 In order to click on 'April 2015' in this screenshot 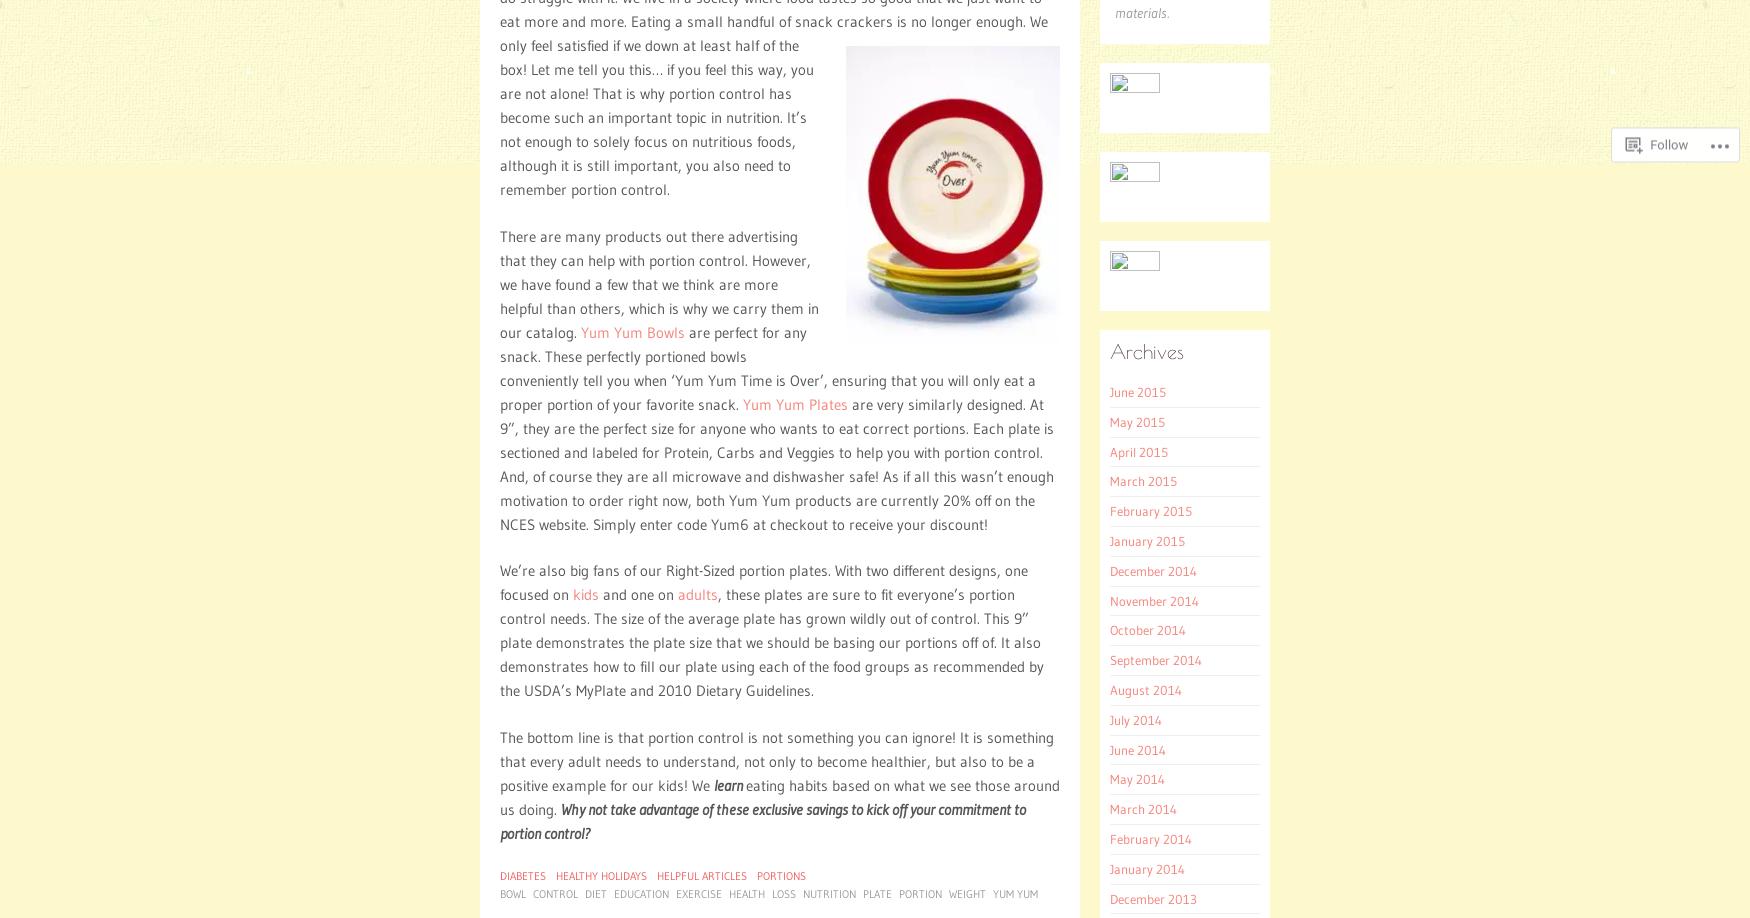, I will do `click(1110, 450)`.